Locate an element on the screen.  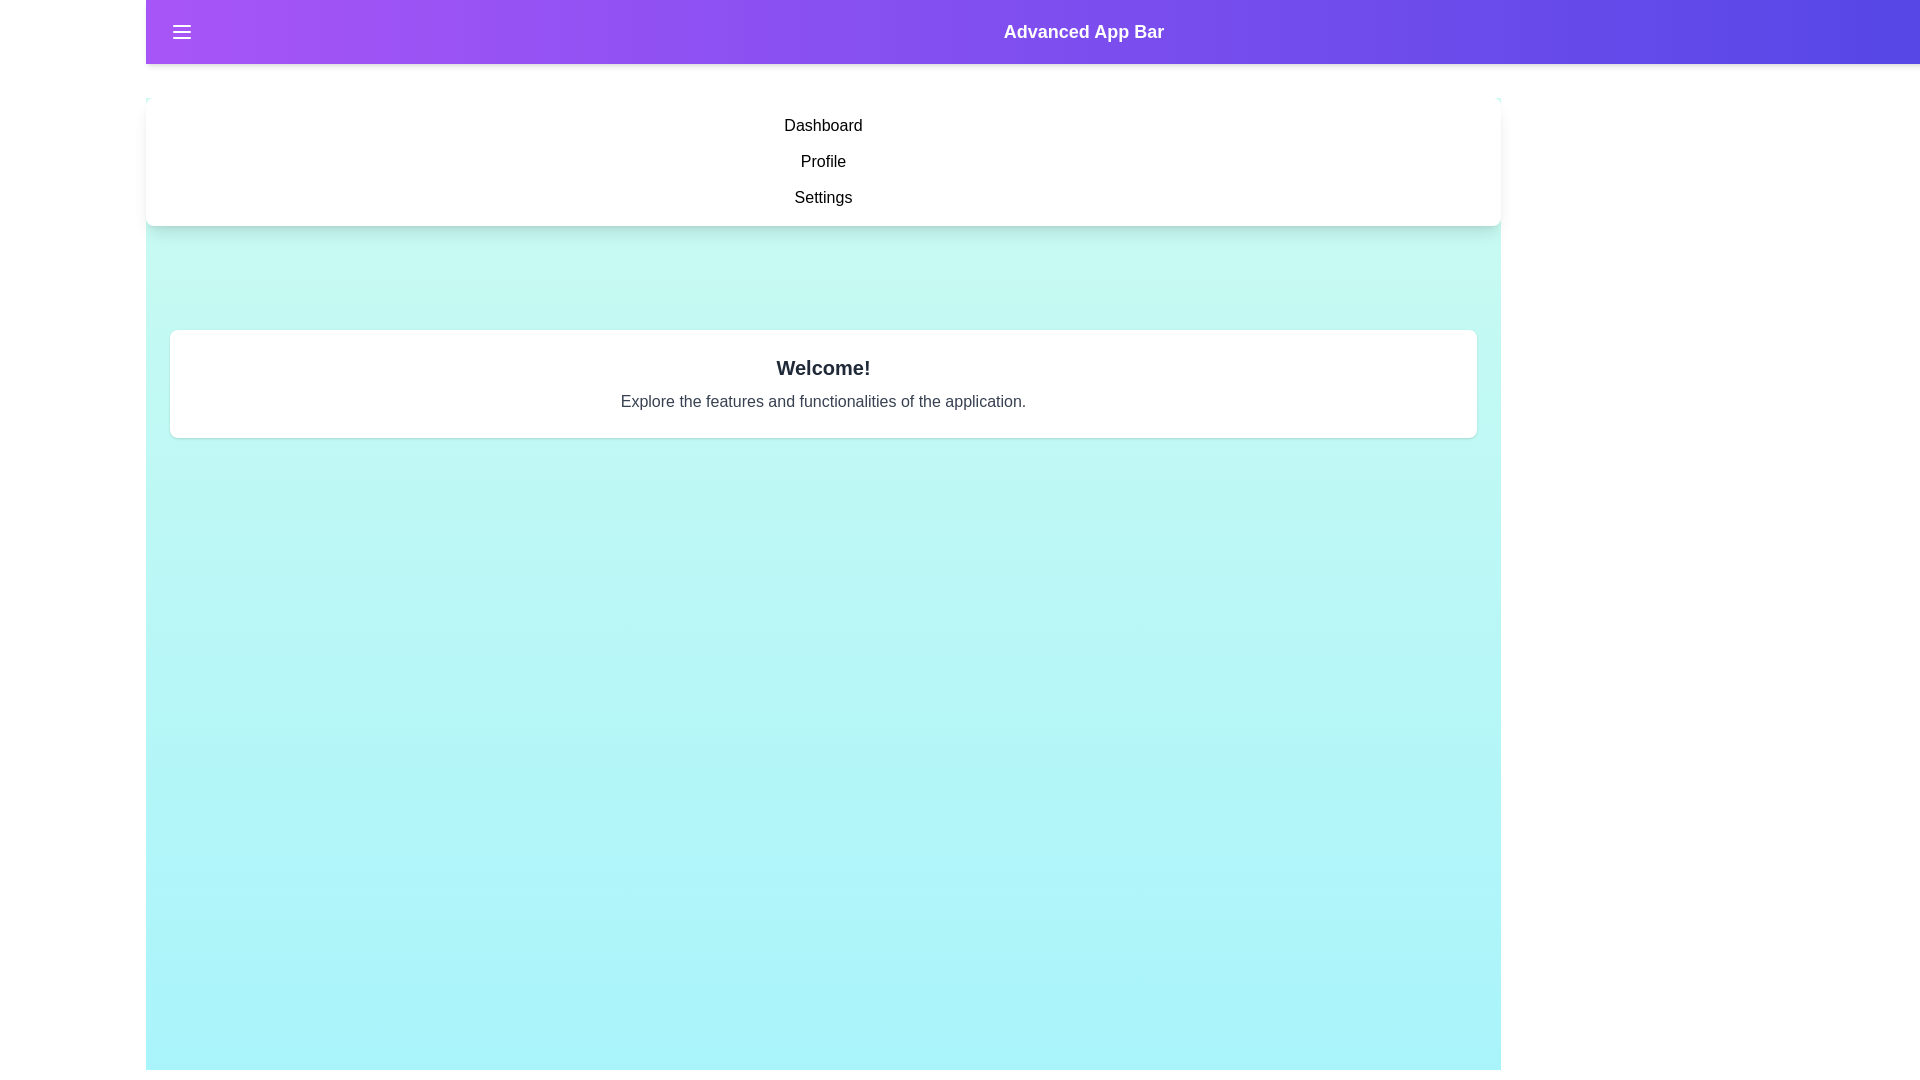
the 'Dashboard' menu item to navigate to the Dashboard is located at coordinates (823, 126).